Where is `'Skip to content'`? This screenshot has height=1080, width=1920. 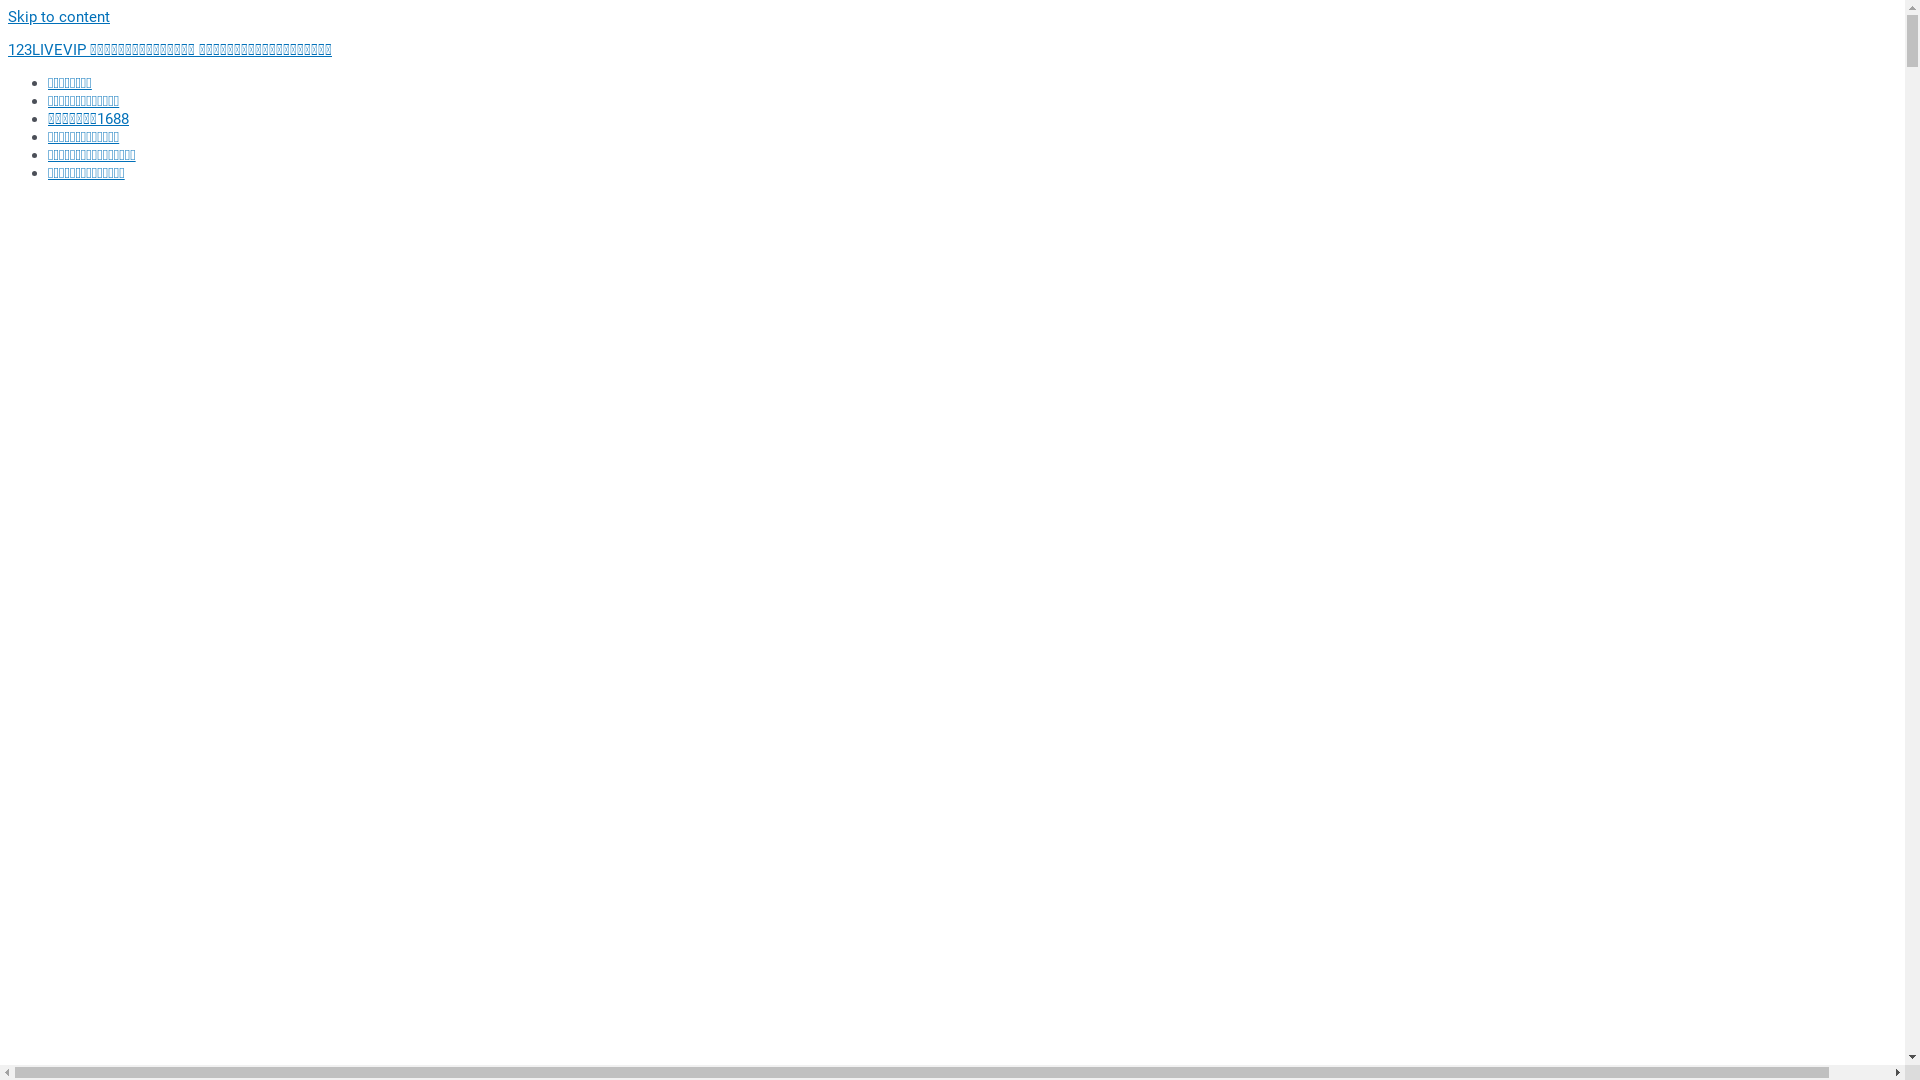 'Skip to content' is located at coordinates (58, 16).